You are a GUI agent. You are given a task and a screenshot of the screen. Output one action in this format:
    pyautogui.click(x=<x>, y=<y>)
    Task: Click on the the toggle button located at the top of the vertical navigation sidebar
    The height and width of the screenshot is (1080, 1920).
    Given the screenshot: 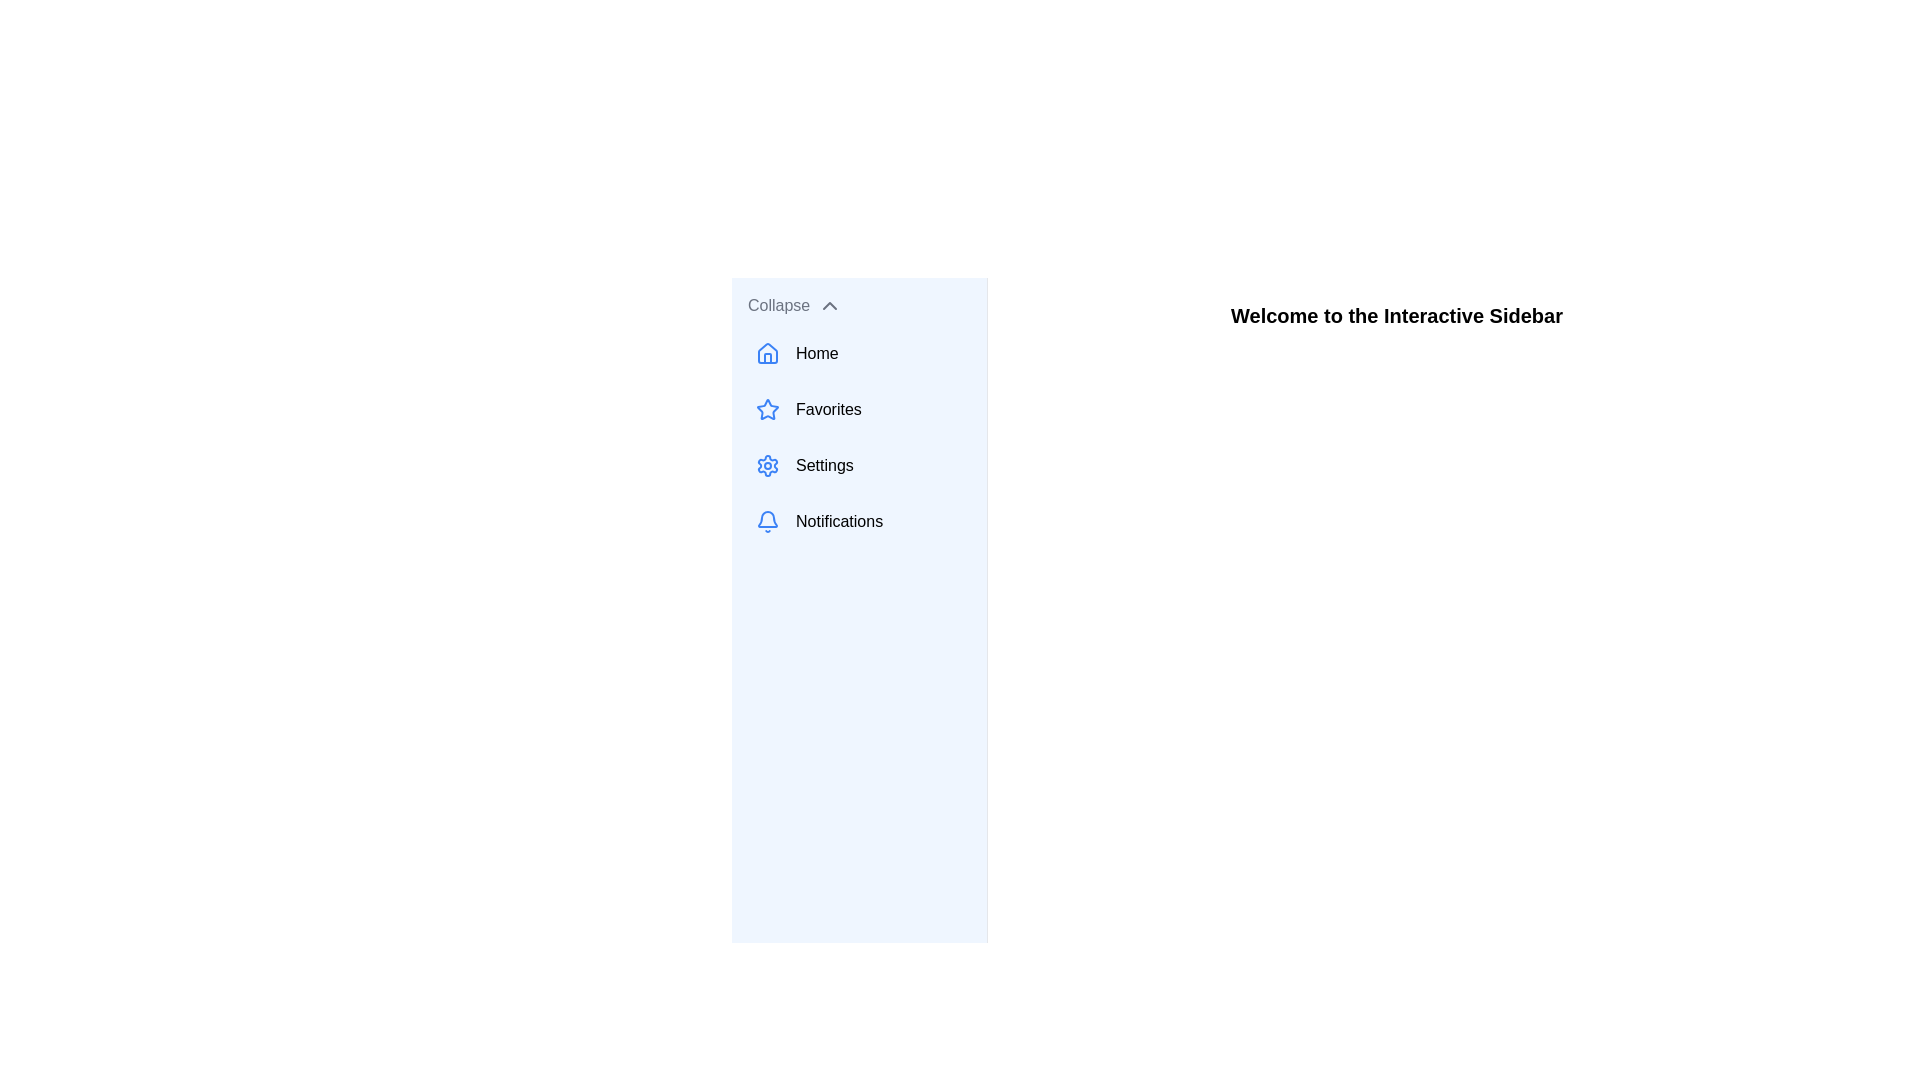 What is the action you would take?
    pyautogui.click(x=859, y=305)
    